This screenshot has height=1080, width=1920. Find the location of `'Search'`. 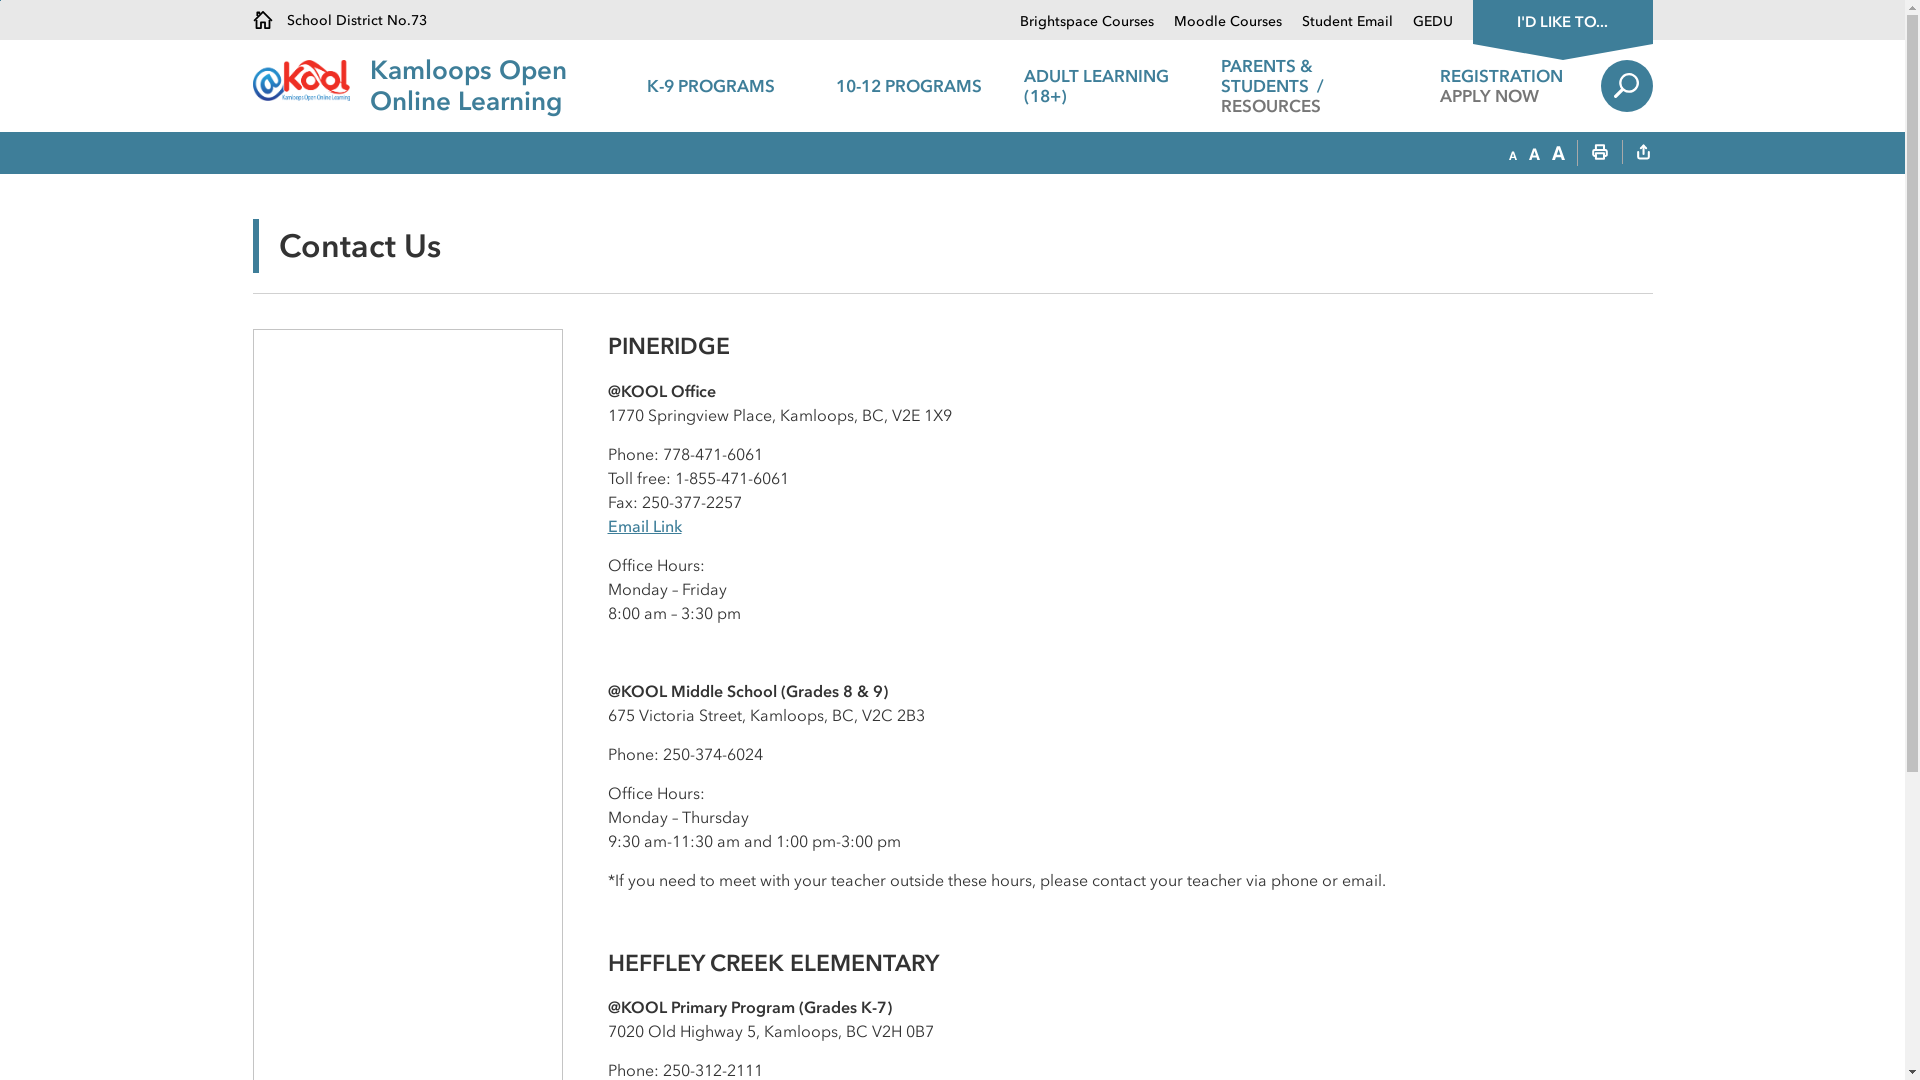

'Search' is located at coordinates (1598, 84).